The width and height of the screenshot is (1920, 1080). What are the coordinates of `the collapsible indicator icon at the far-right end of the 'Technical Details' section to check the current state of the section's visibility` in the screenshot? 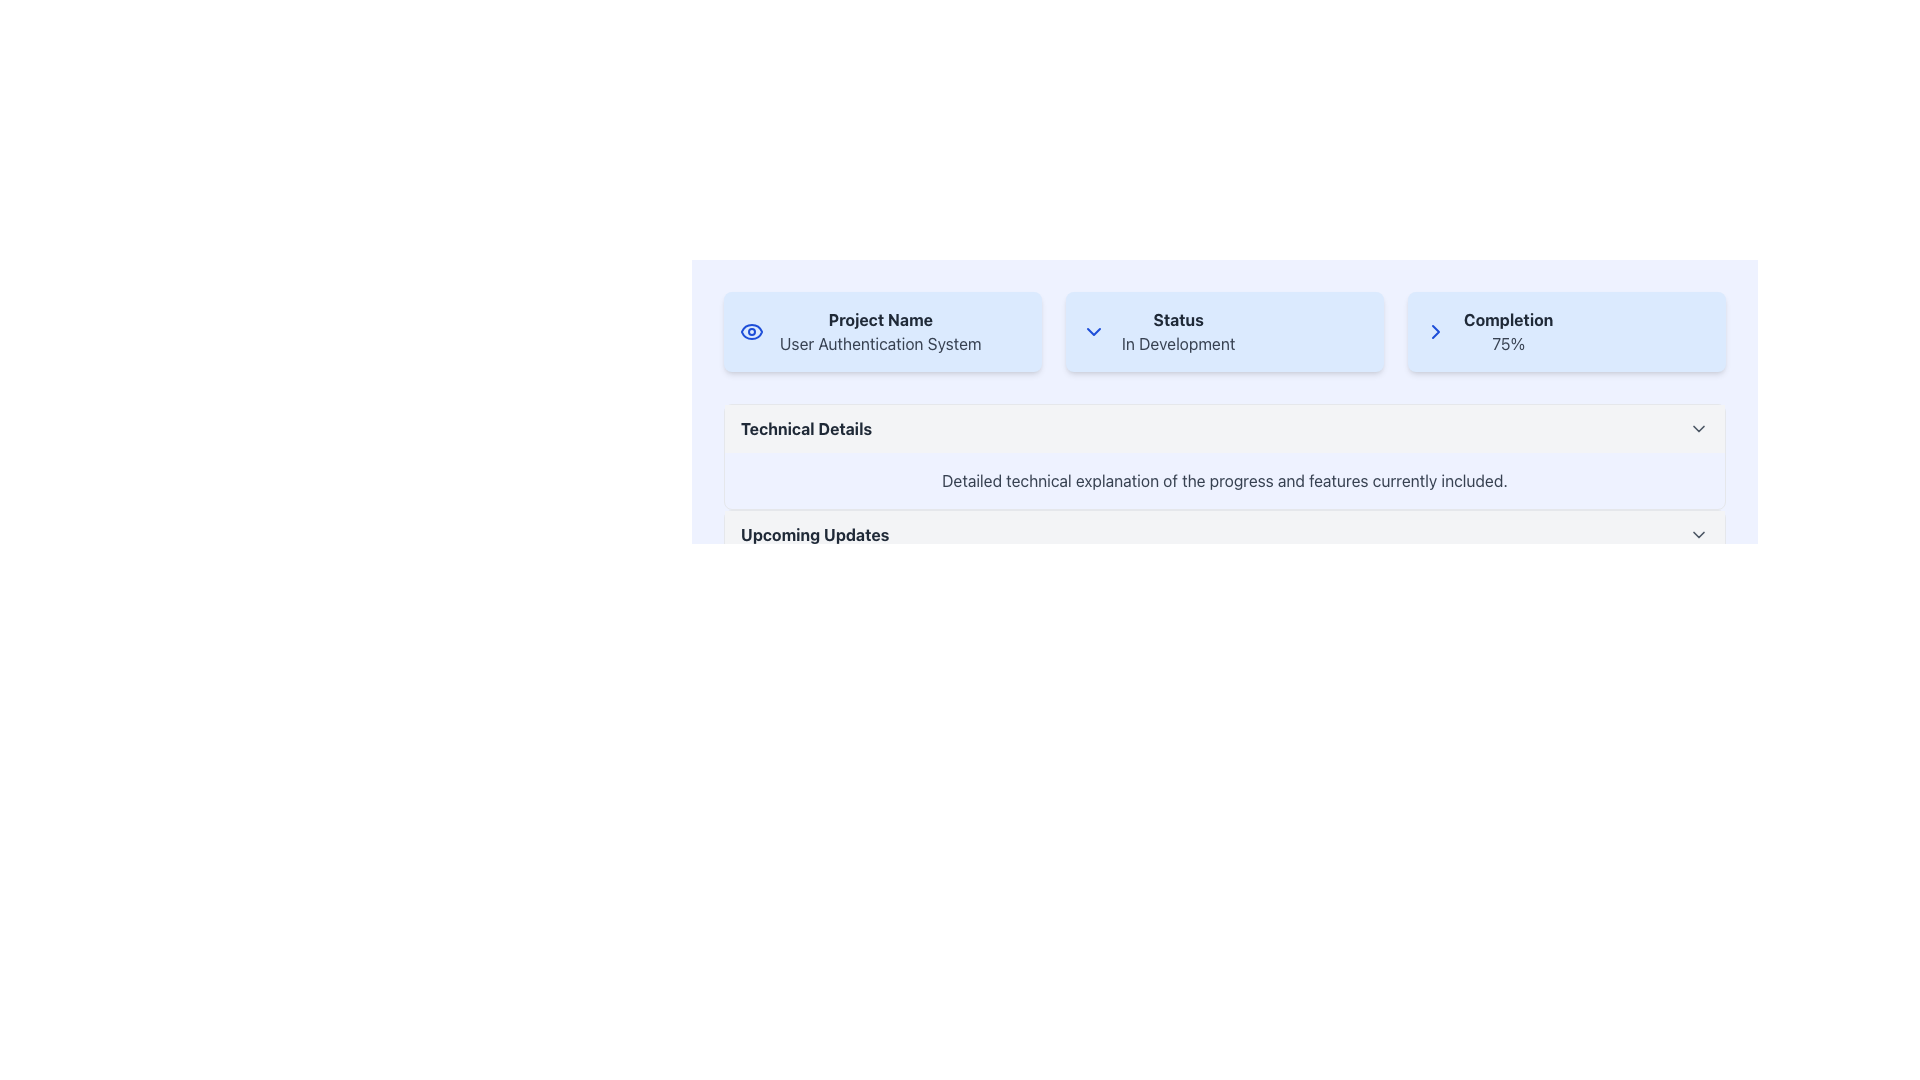 It's located at (1698, 427).